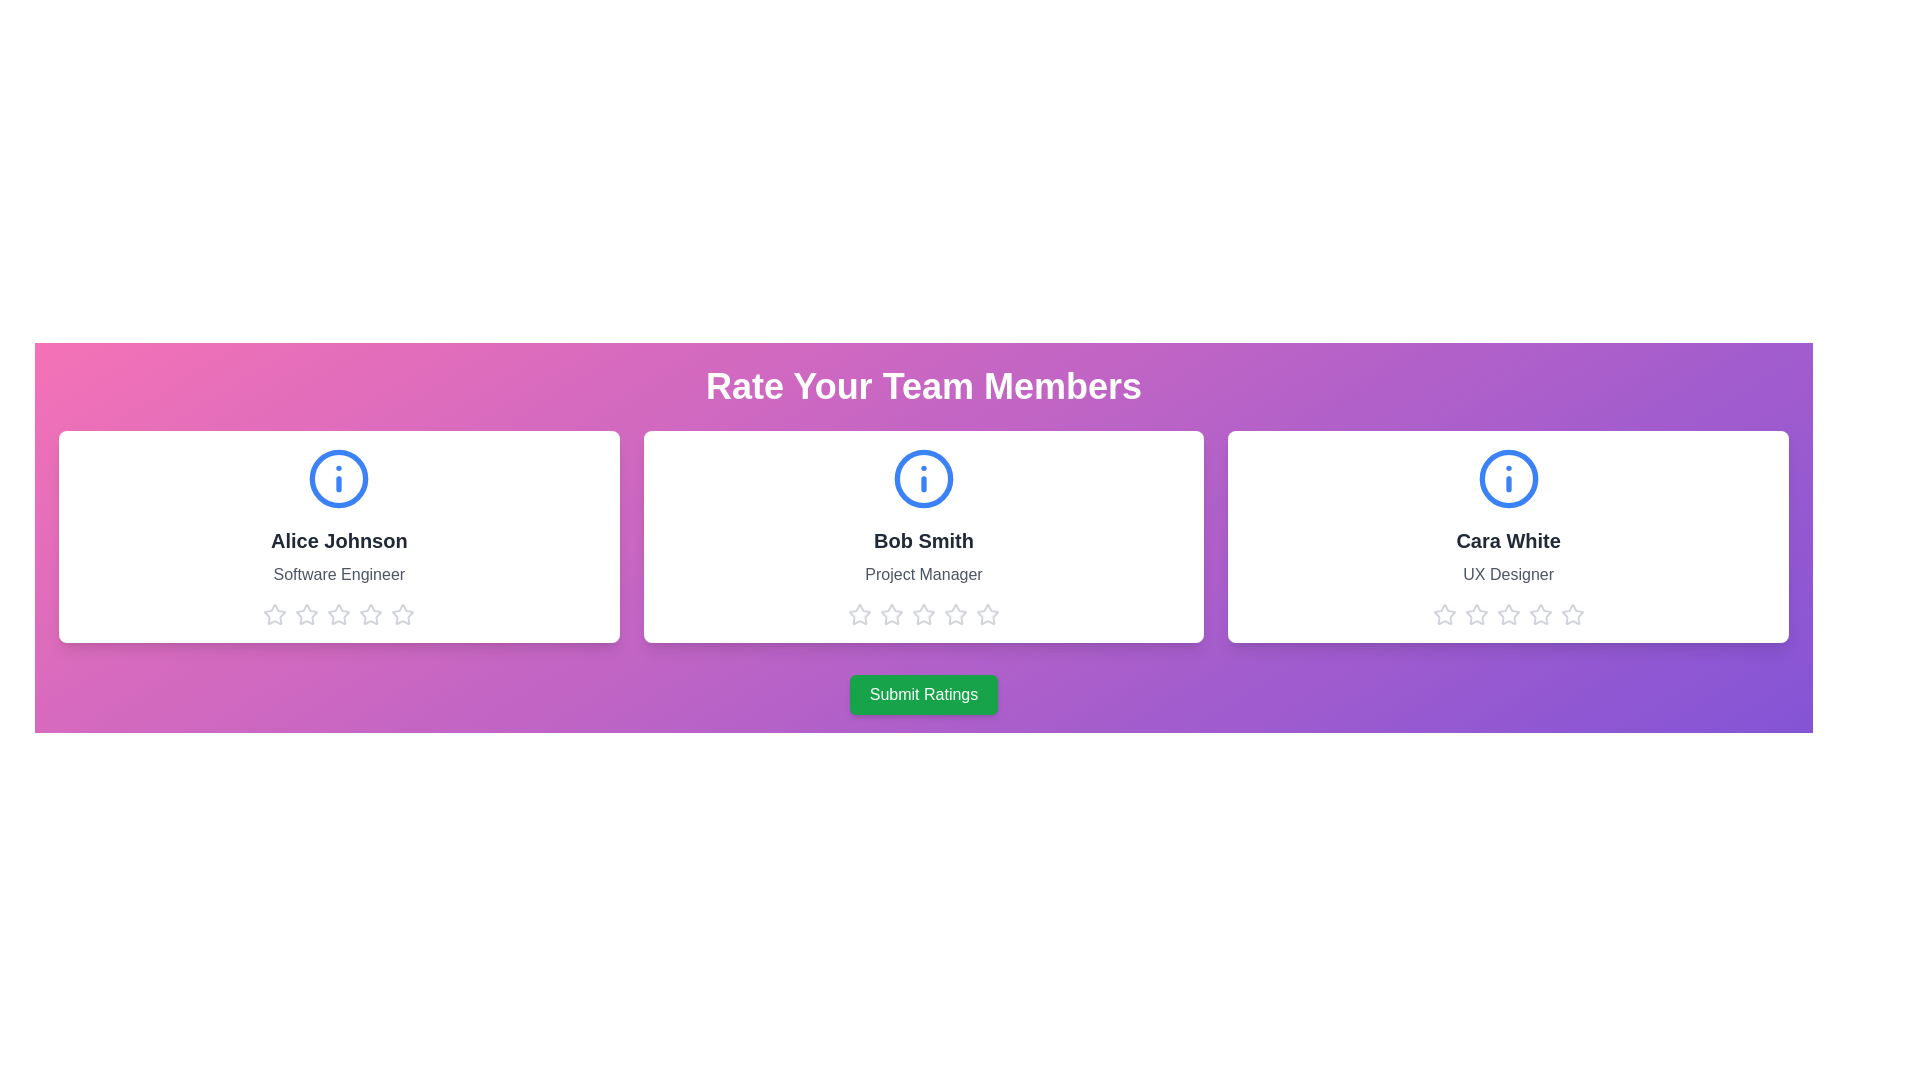 This screenshot has height=1080, width=1920. Describe the element at coordinates (923, 693) in the screenshot. I see `the 'Submit Ratings' button to submit the ratings` at that location.